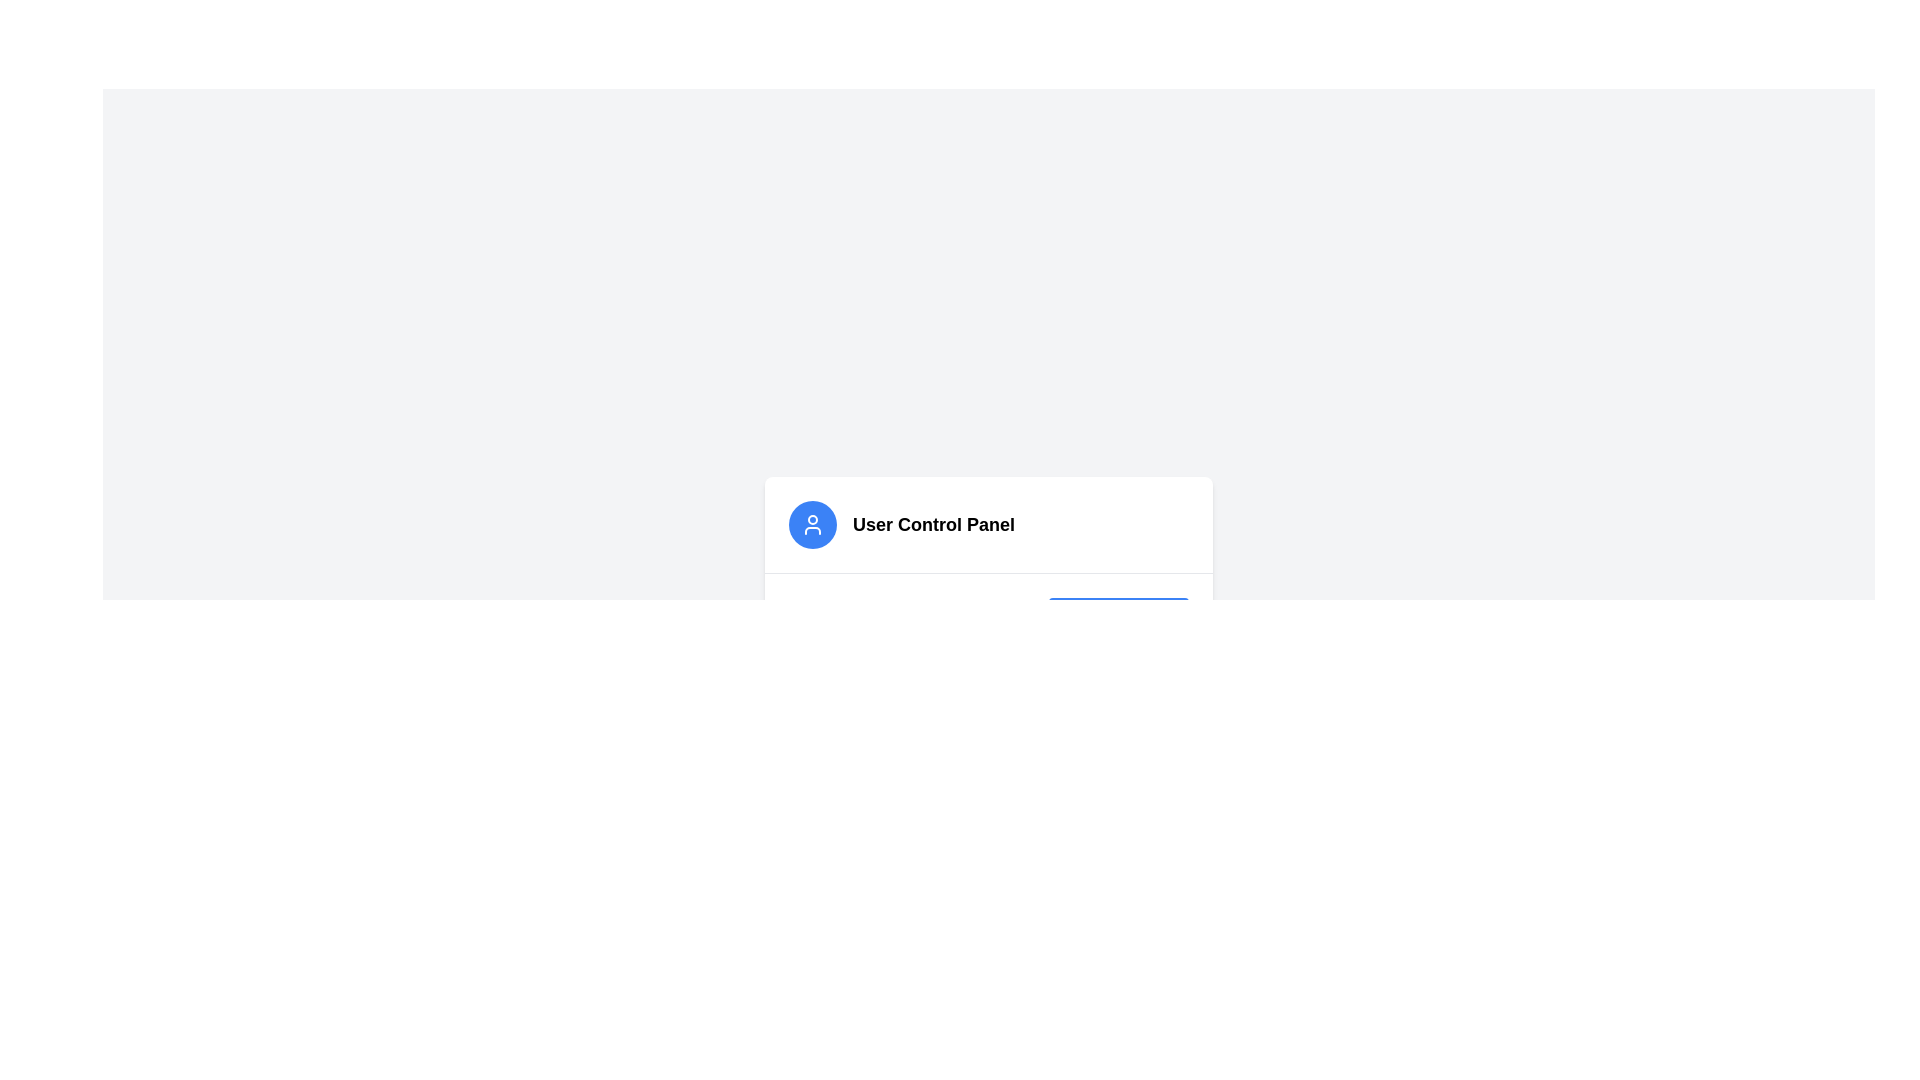  I want to click on the icon of the label located at the top of the user control panel section, which serves as a heading for this functional area, so click(988, 523).